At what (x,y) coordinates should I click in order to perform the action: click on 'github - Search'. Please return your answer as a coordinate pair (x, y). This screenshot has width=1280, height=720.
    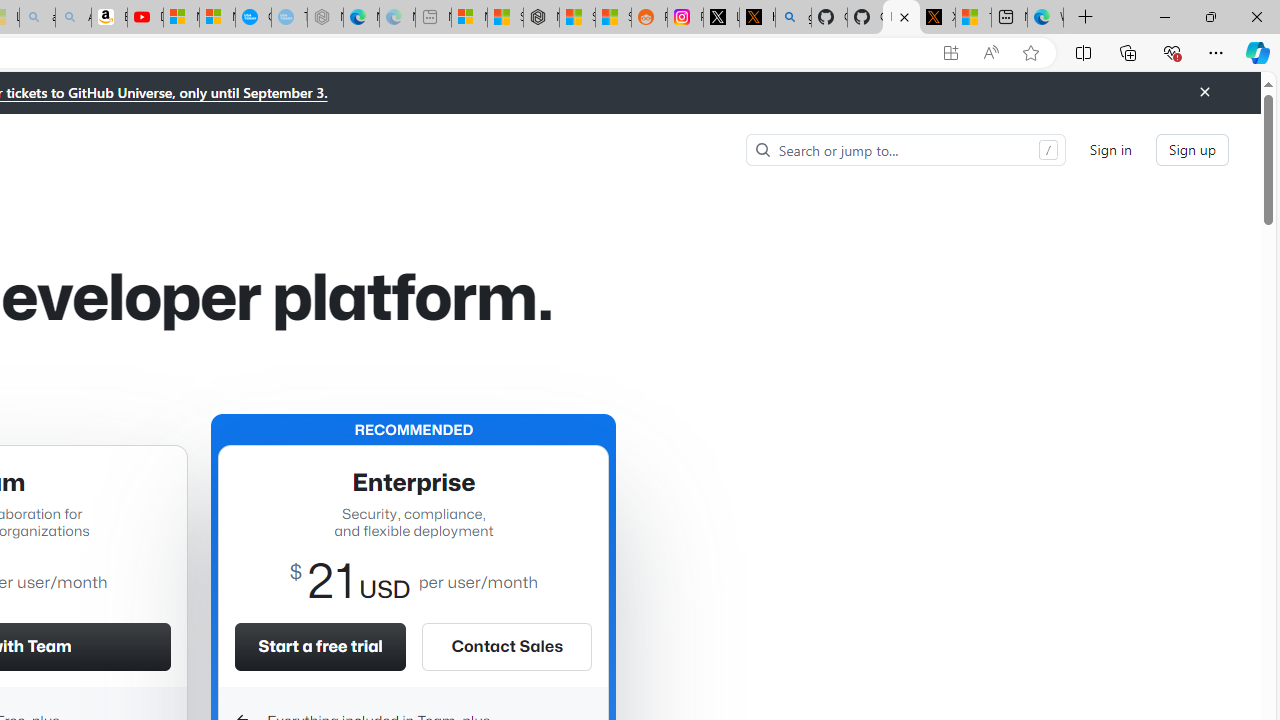
    Looking at the image, I should click on (792, 17).